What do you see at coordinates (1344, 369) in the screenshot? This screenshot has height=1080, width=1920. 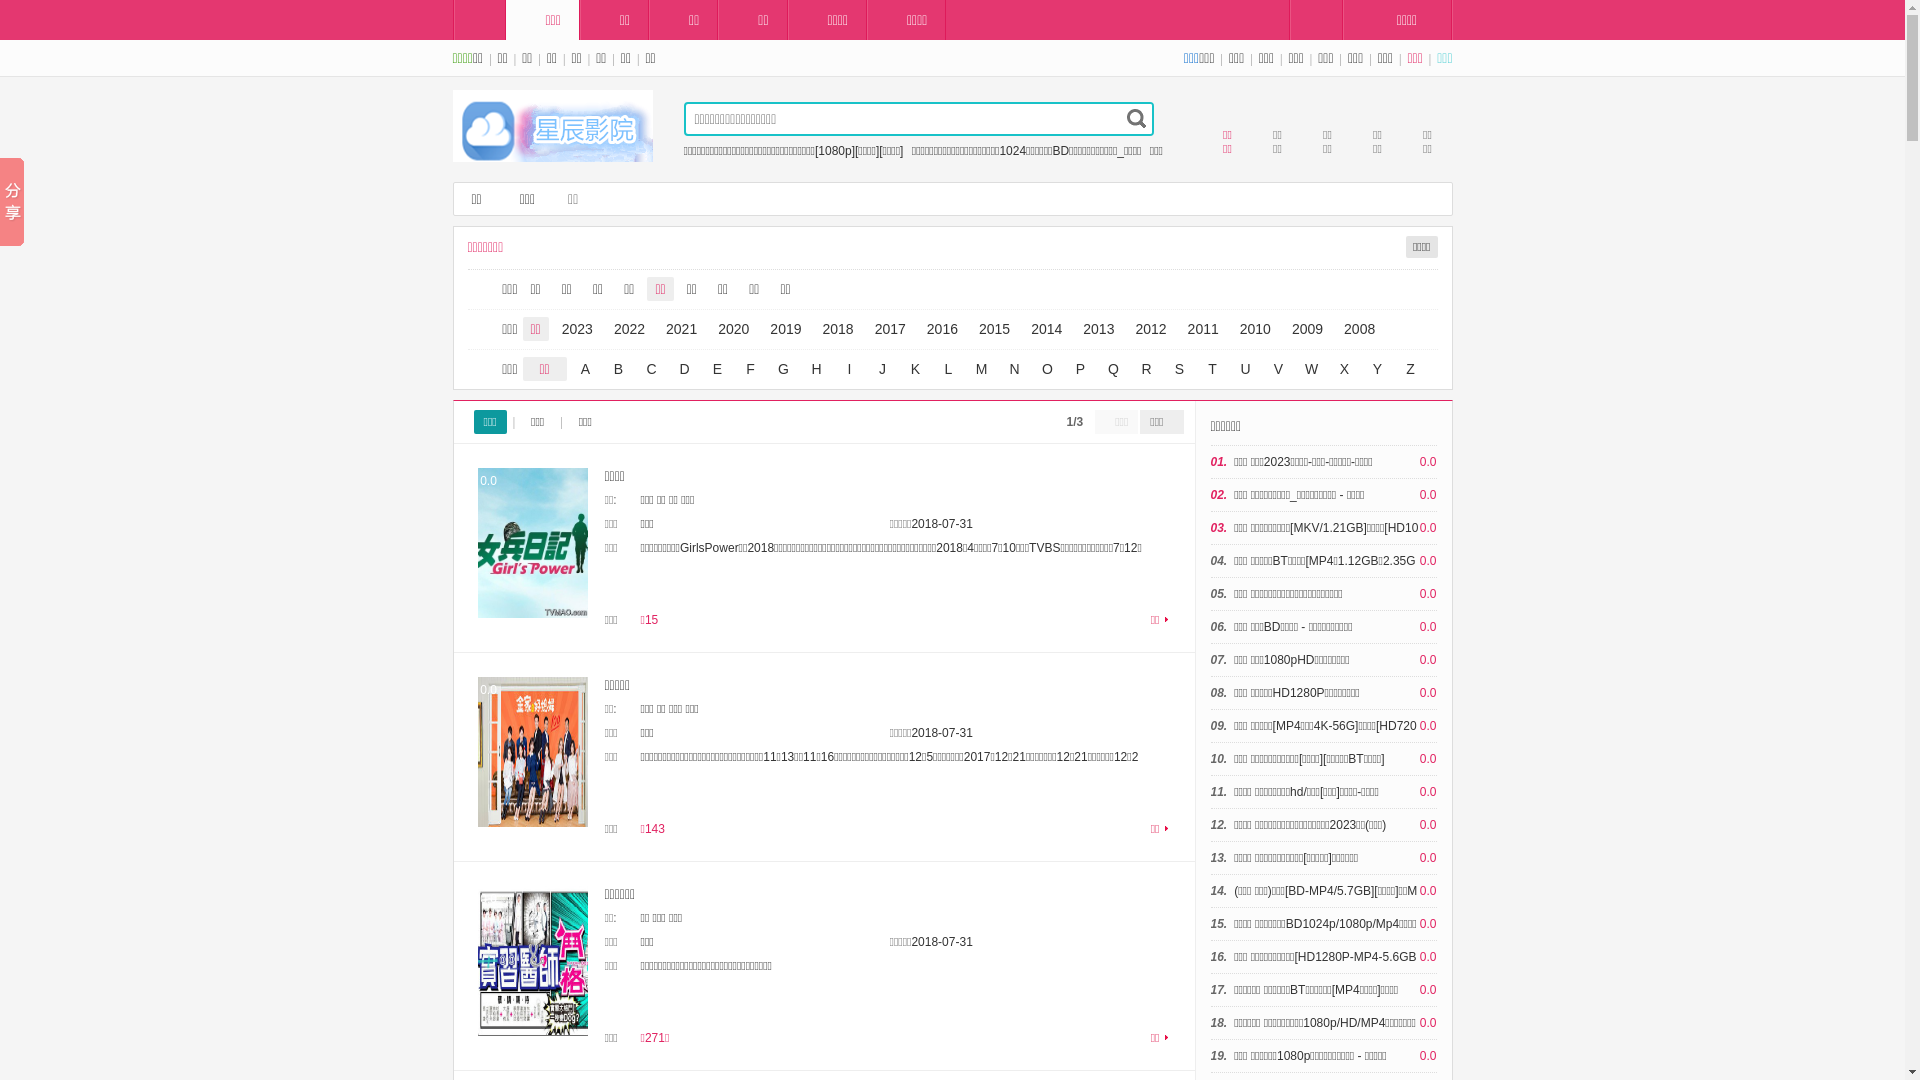 I see `'X'` at bounding box center [1344, 369].